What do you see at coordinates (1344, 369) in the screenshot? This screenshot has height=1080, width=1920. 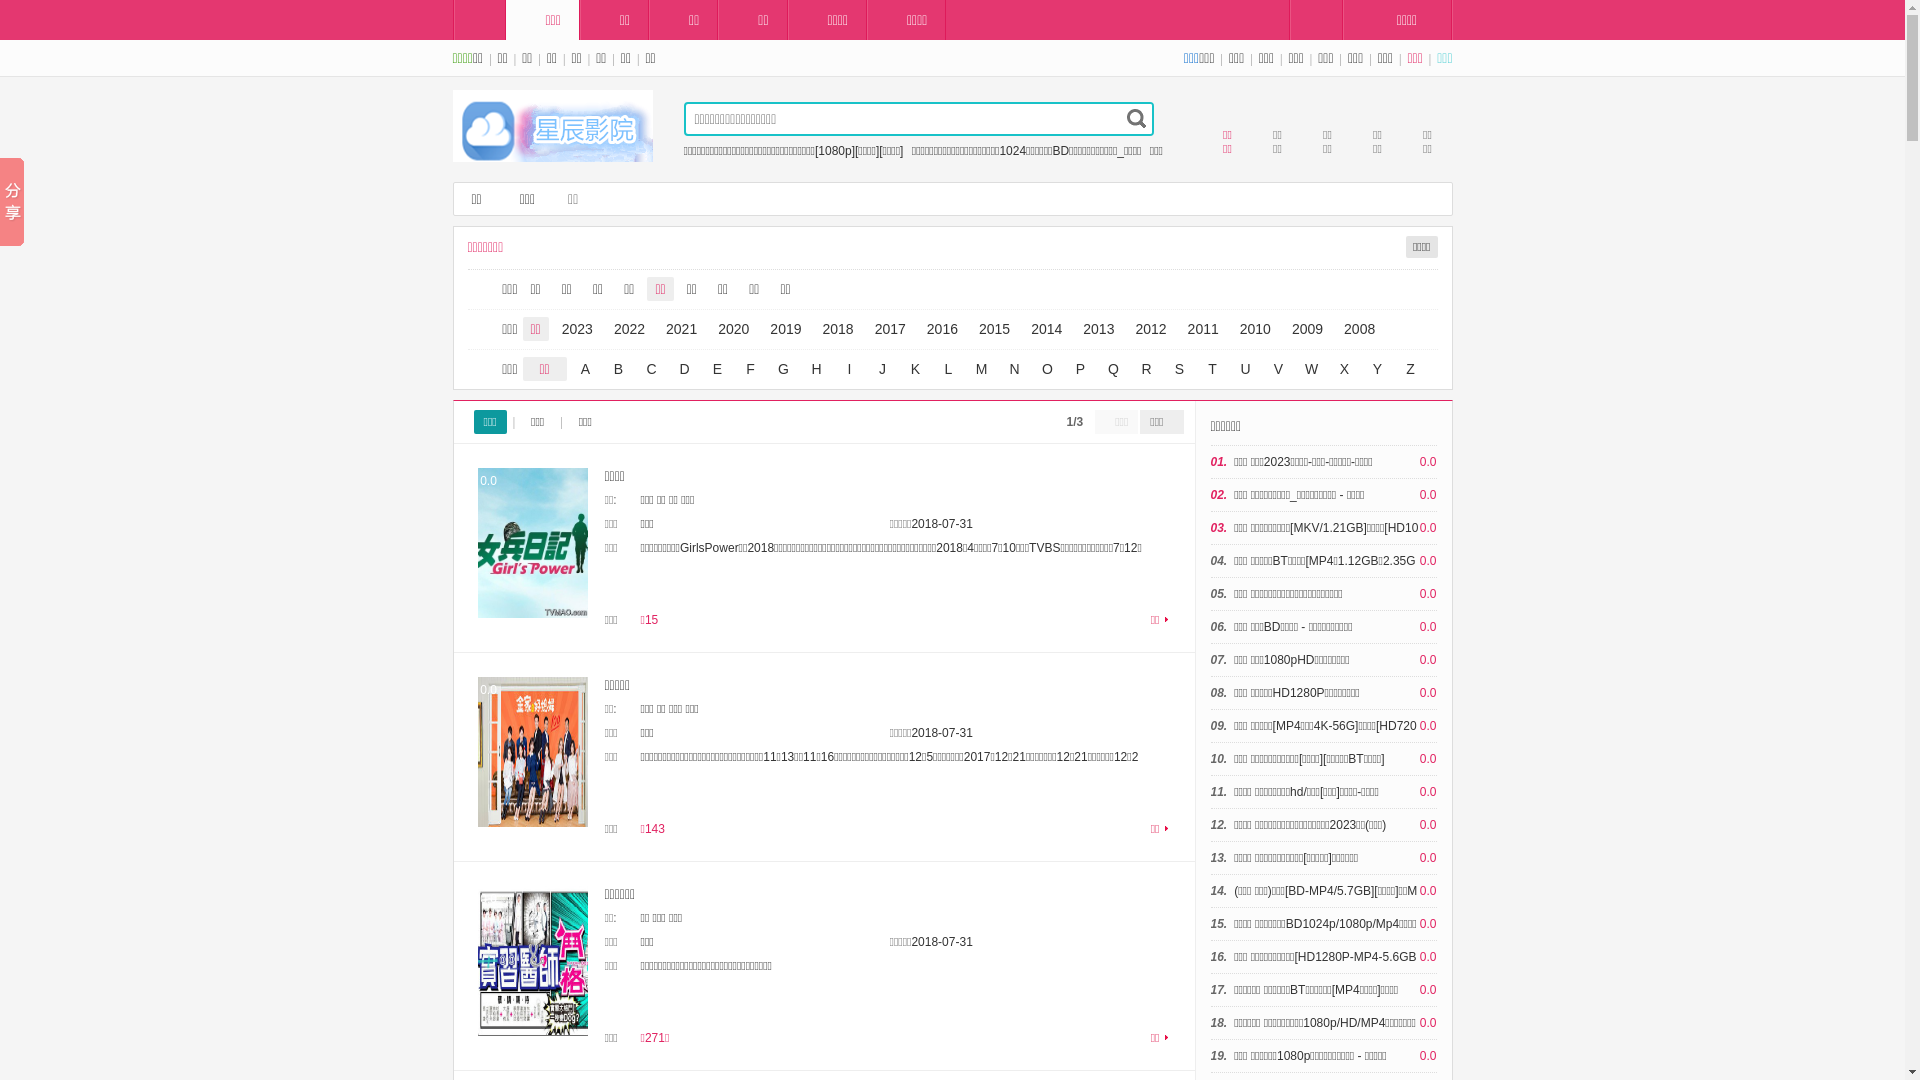 I see `'X'` at bounding box center [1344, 369].